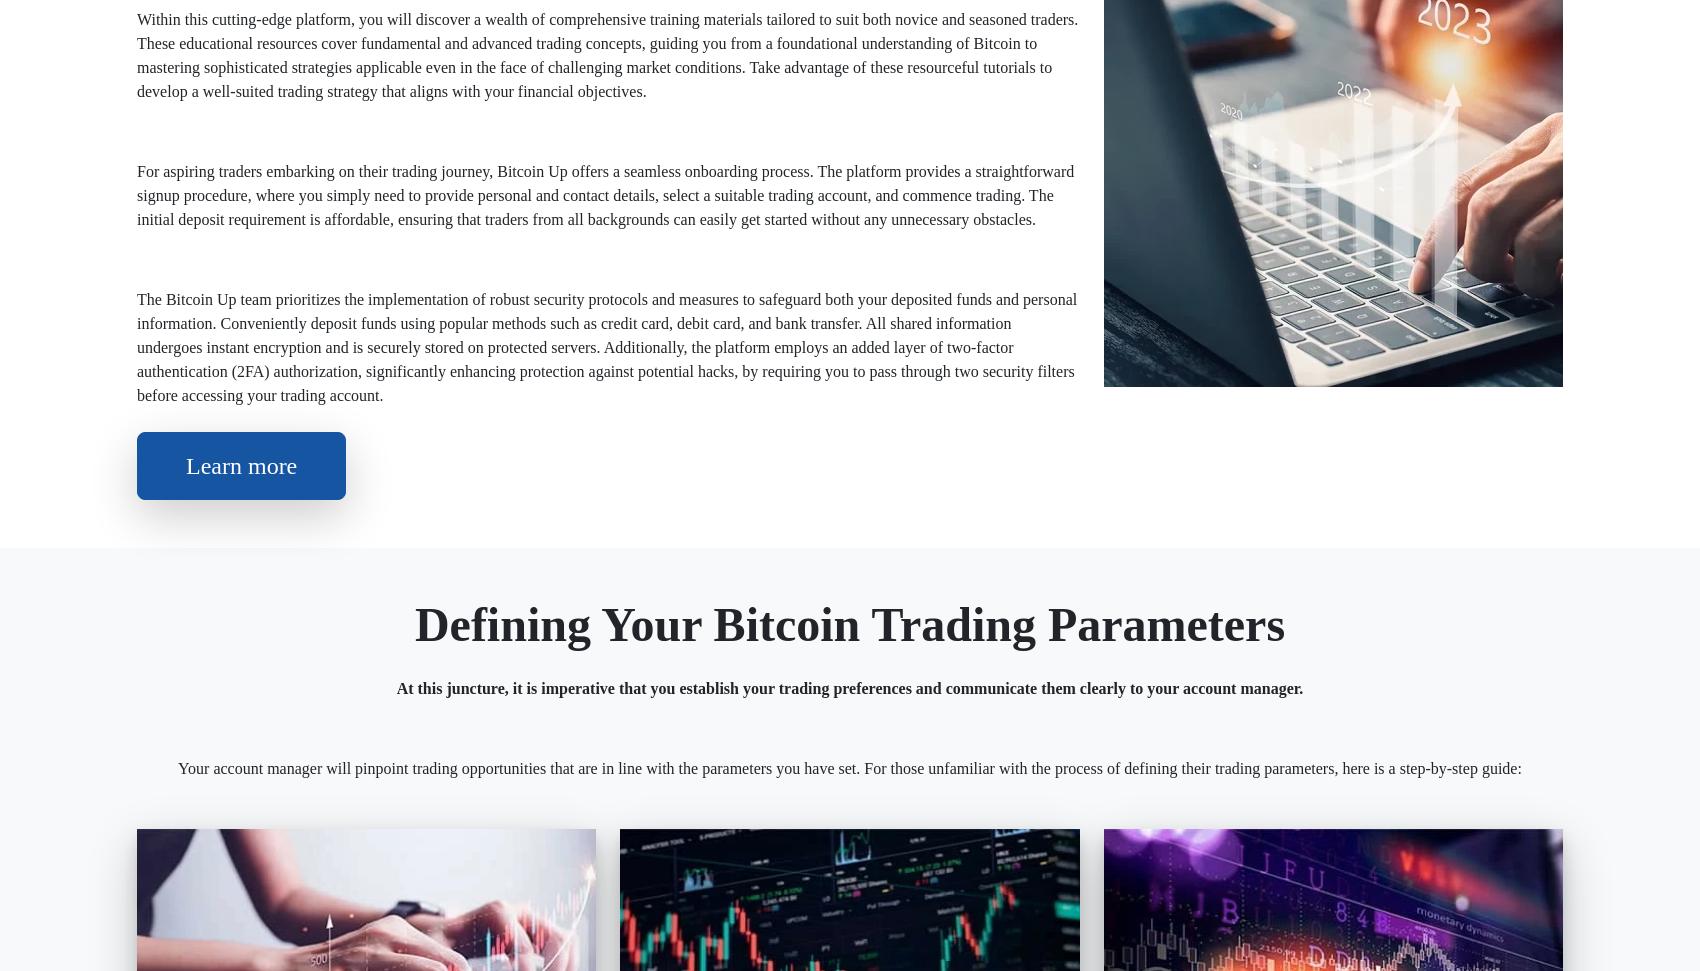 The image size is (1700, 971). I want to click on '#Bitcoin Up', so click(176, 733).